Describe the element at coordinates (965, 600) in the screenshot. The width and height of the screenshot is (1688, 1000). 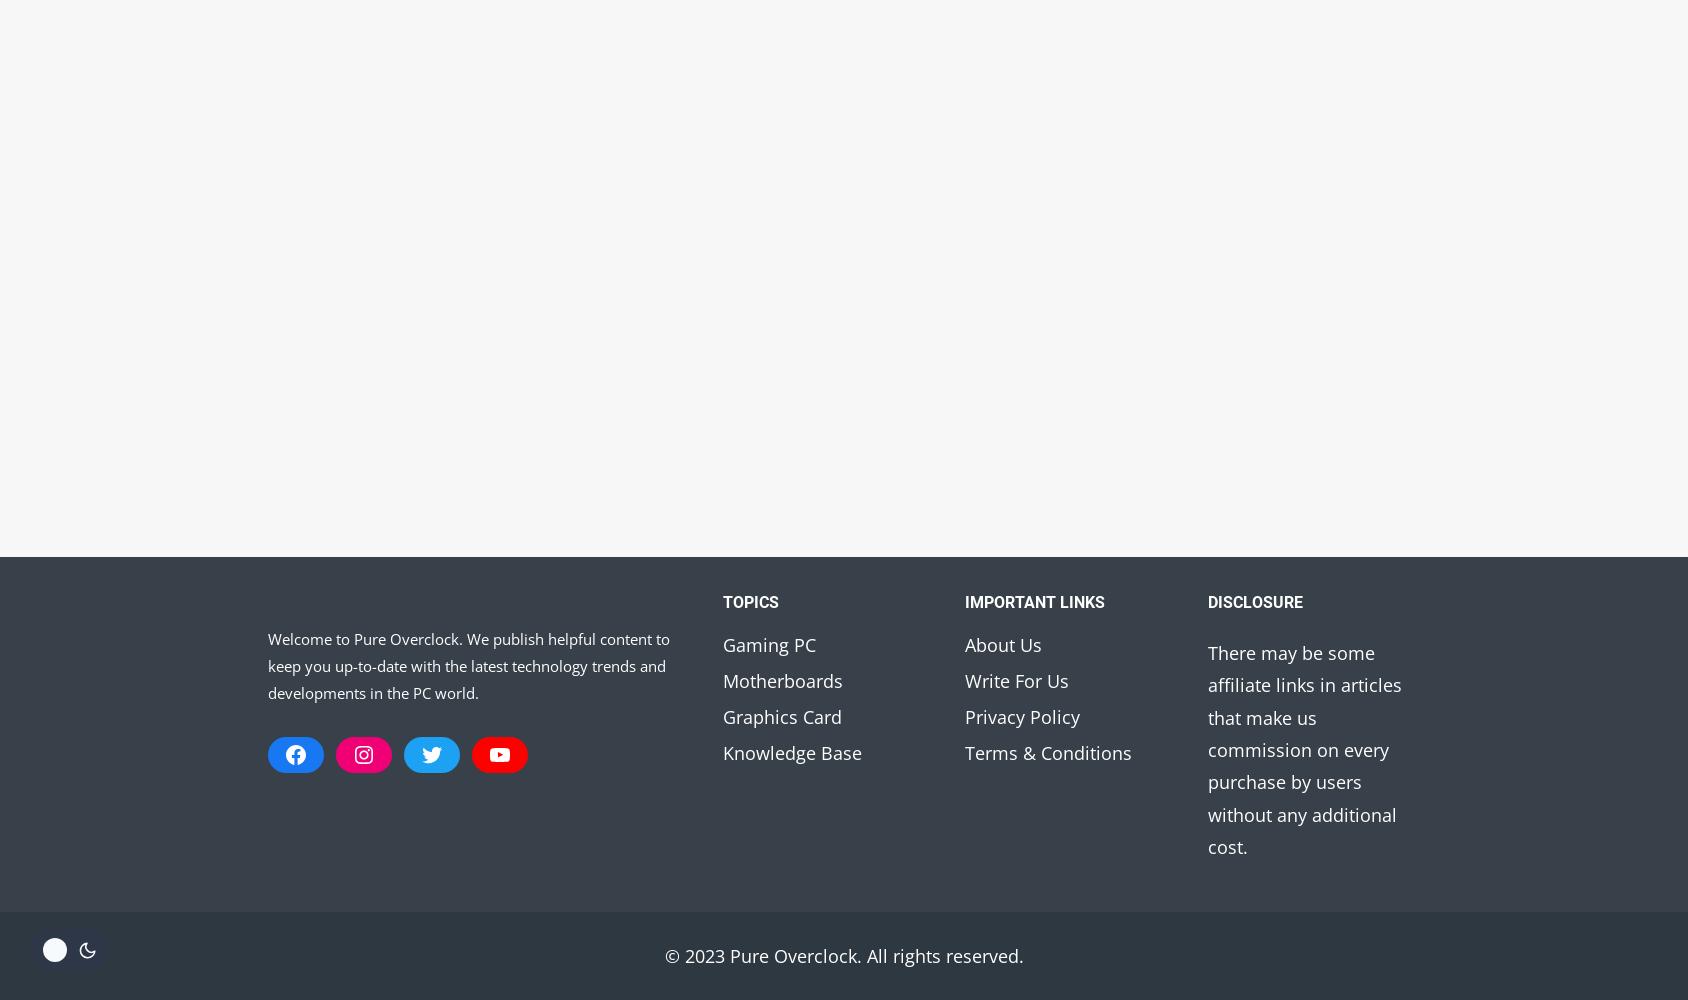
I see `'Important Links'` at that location.